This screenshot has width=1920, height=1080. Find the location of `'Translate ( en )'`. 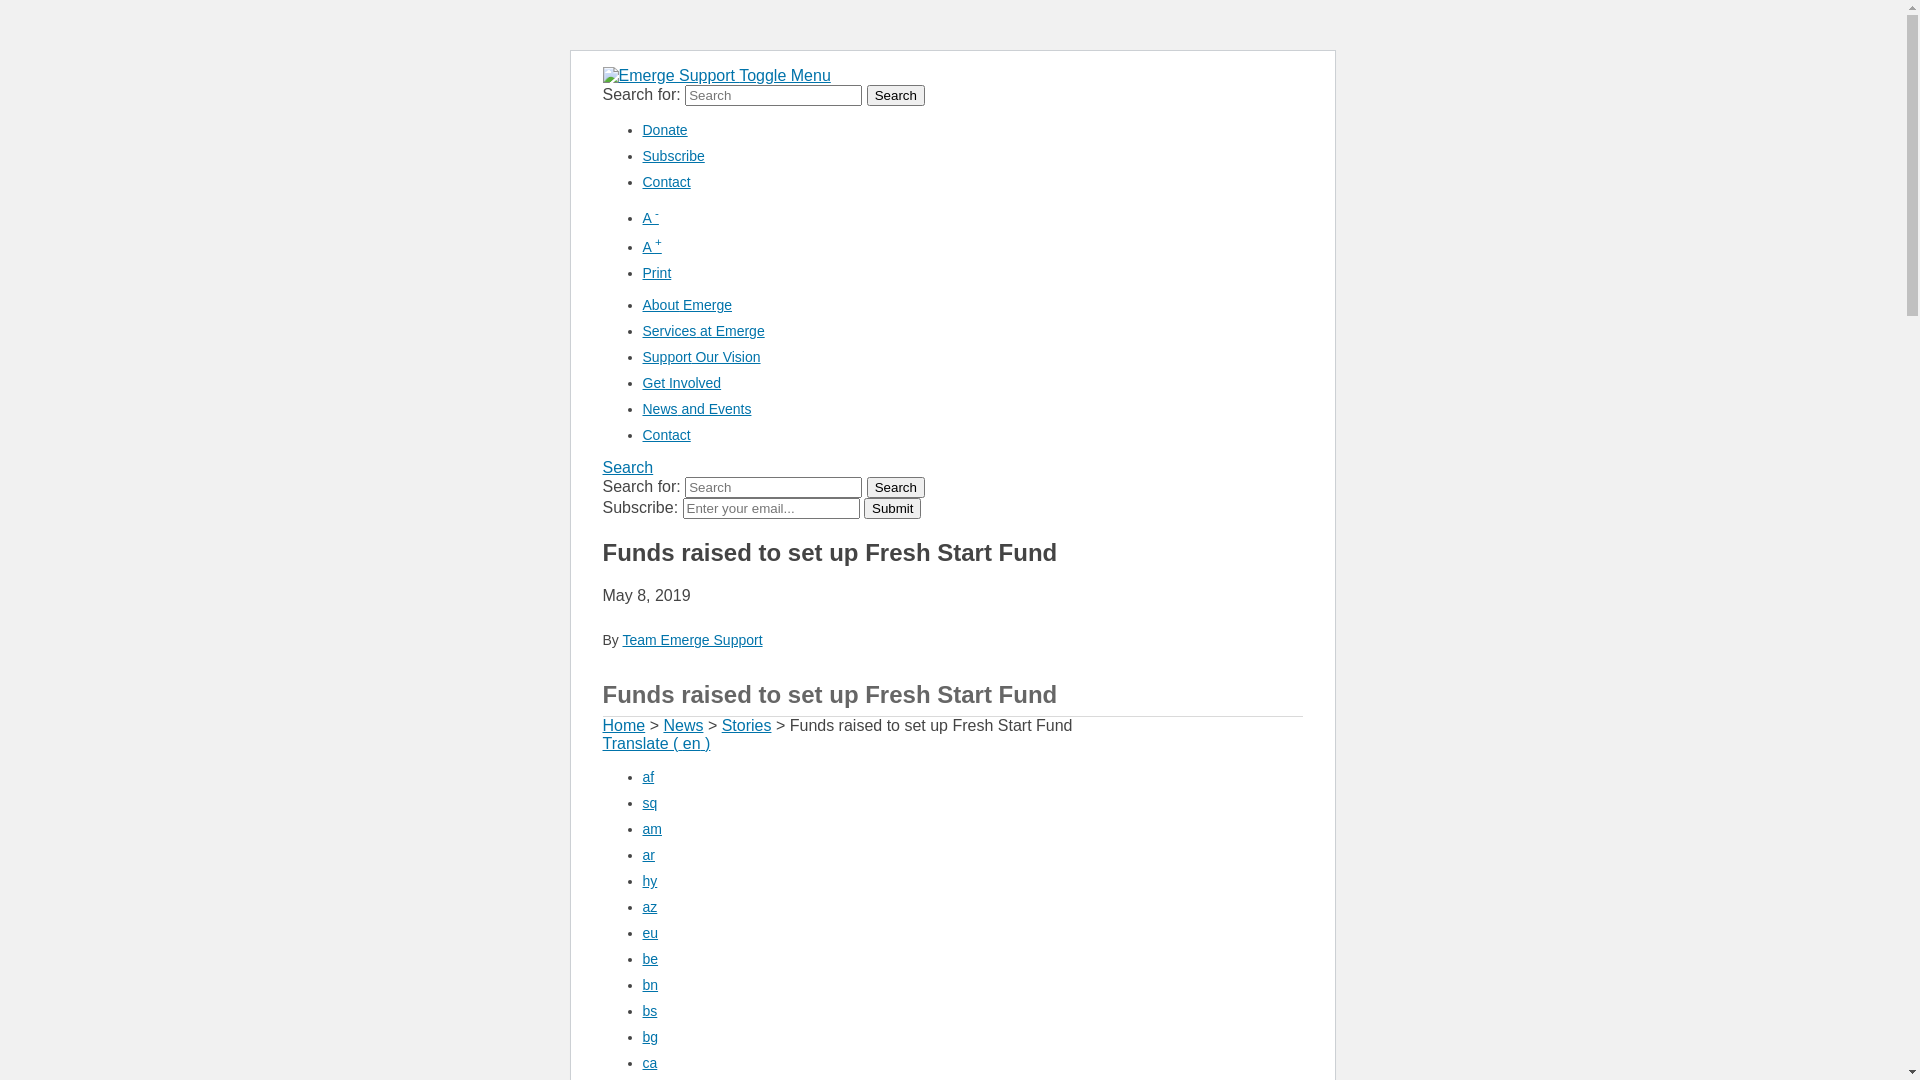

'Translate ( en )' is located at coordinates (656, 743).